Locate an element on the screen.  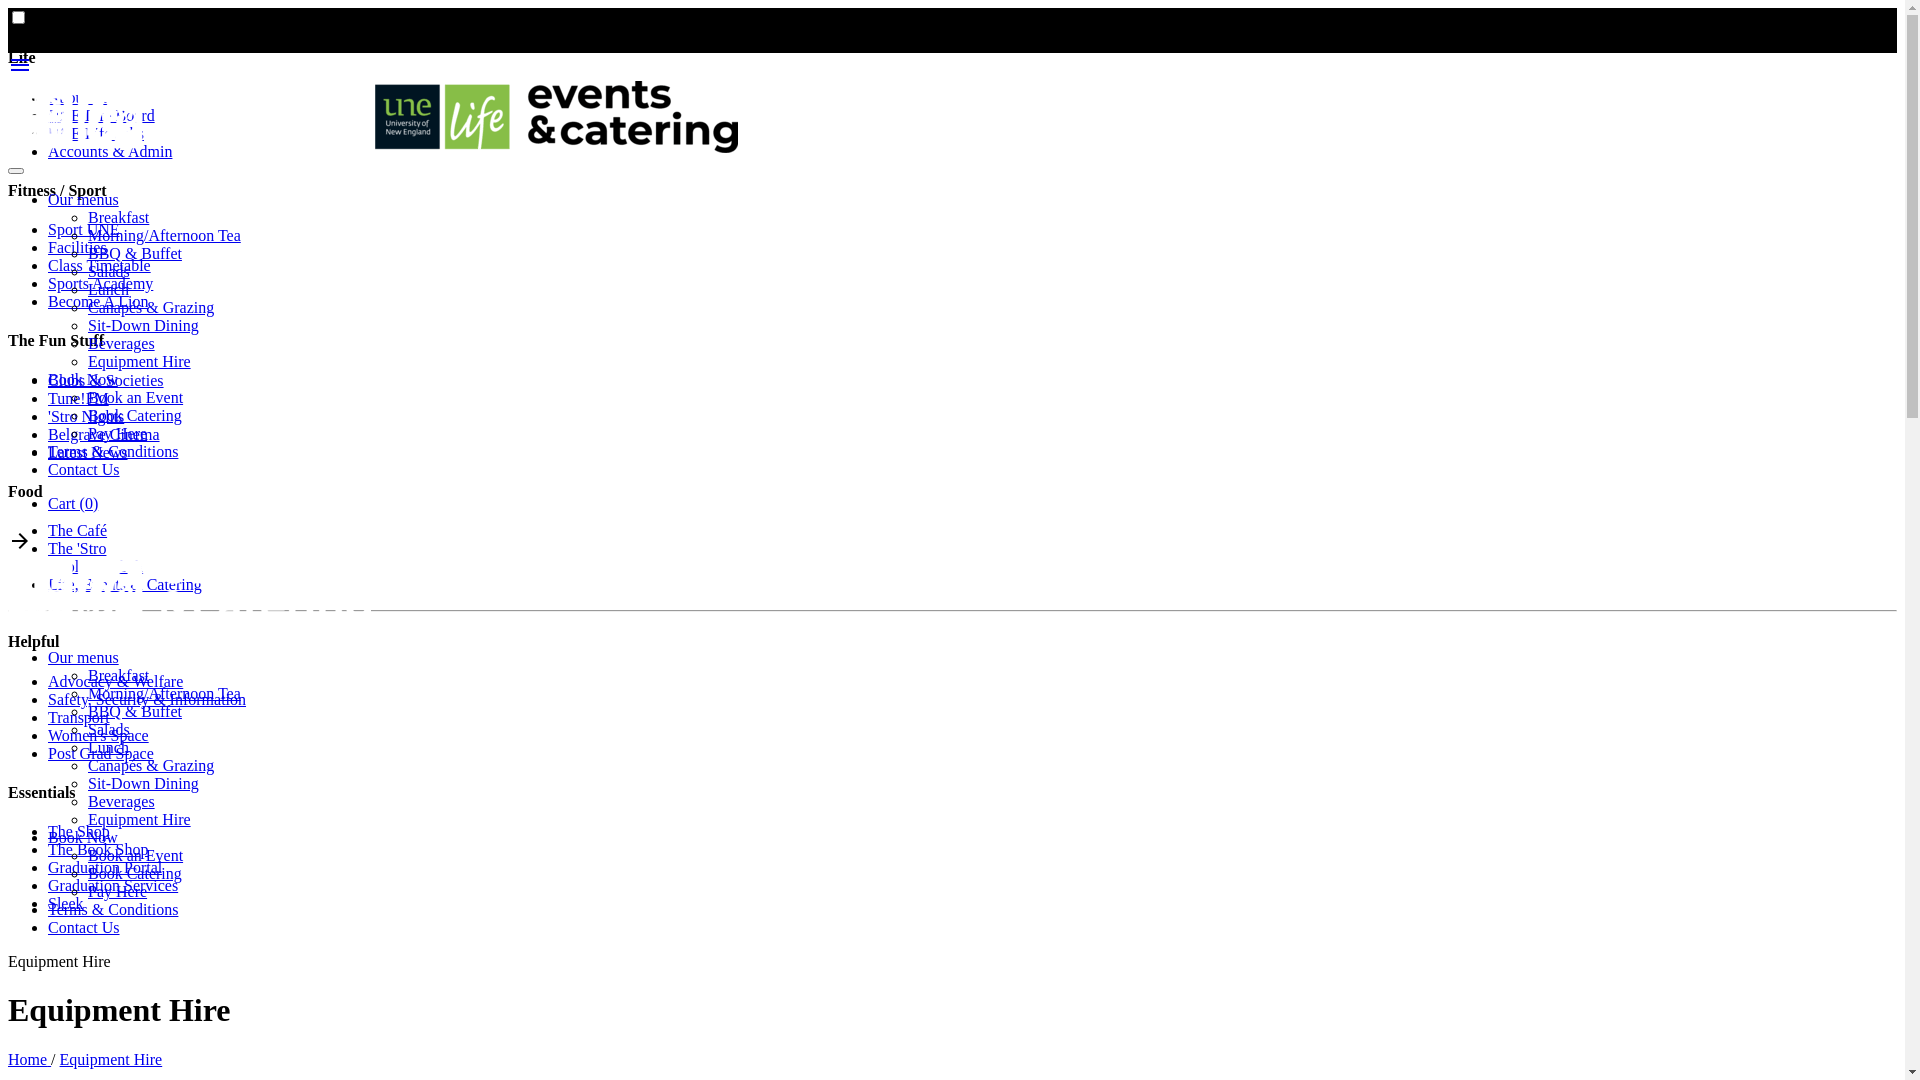
'Women's Space' is located at coordinates (97, 735).